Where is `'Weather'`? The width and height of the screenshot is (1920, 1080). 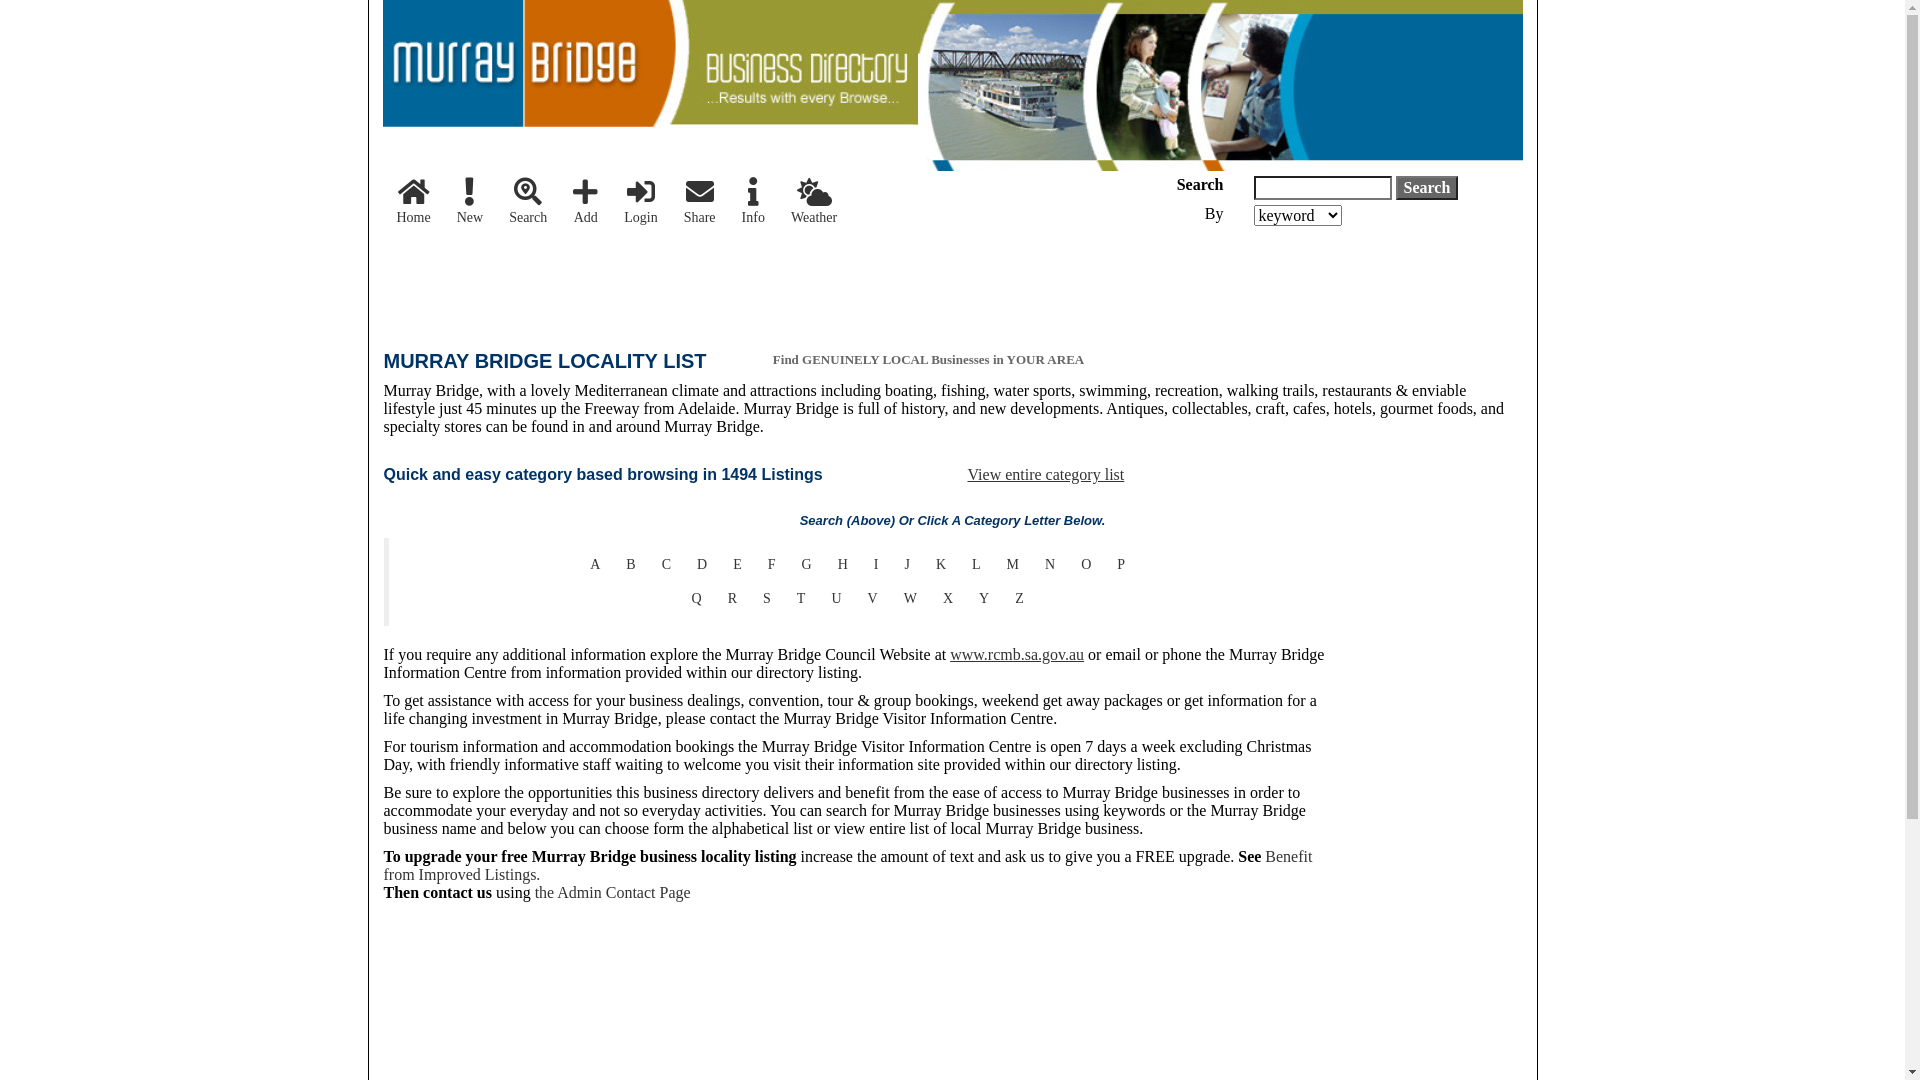
'Weather' is located at coordinates (814, 203).